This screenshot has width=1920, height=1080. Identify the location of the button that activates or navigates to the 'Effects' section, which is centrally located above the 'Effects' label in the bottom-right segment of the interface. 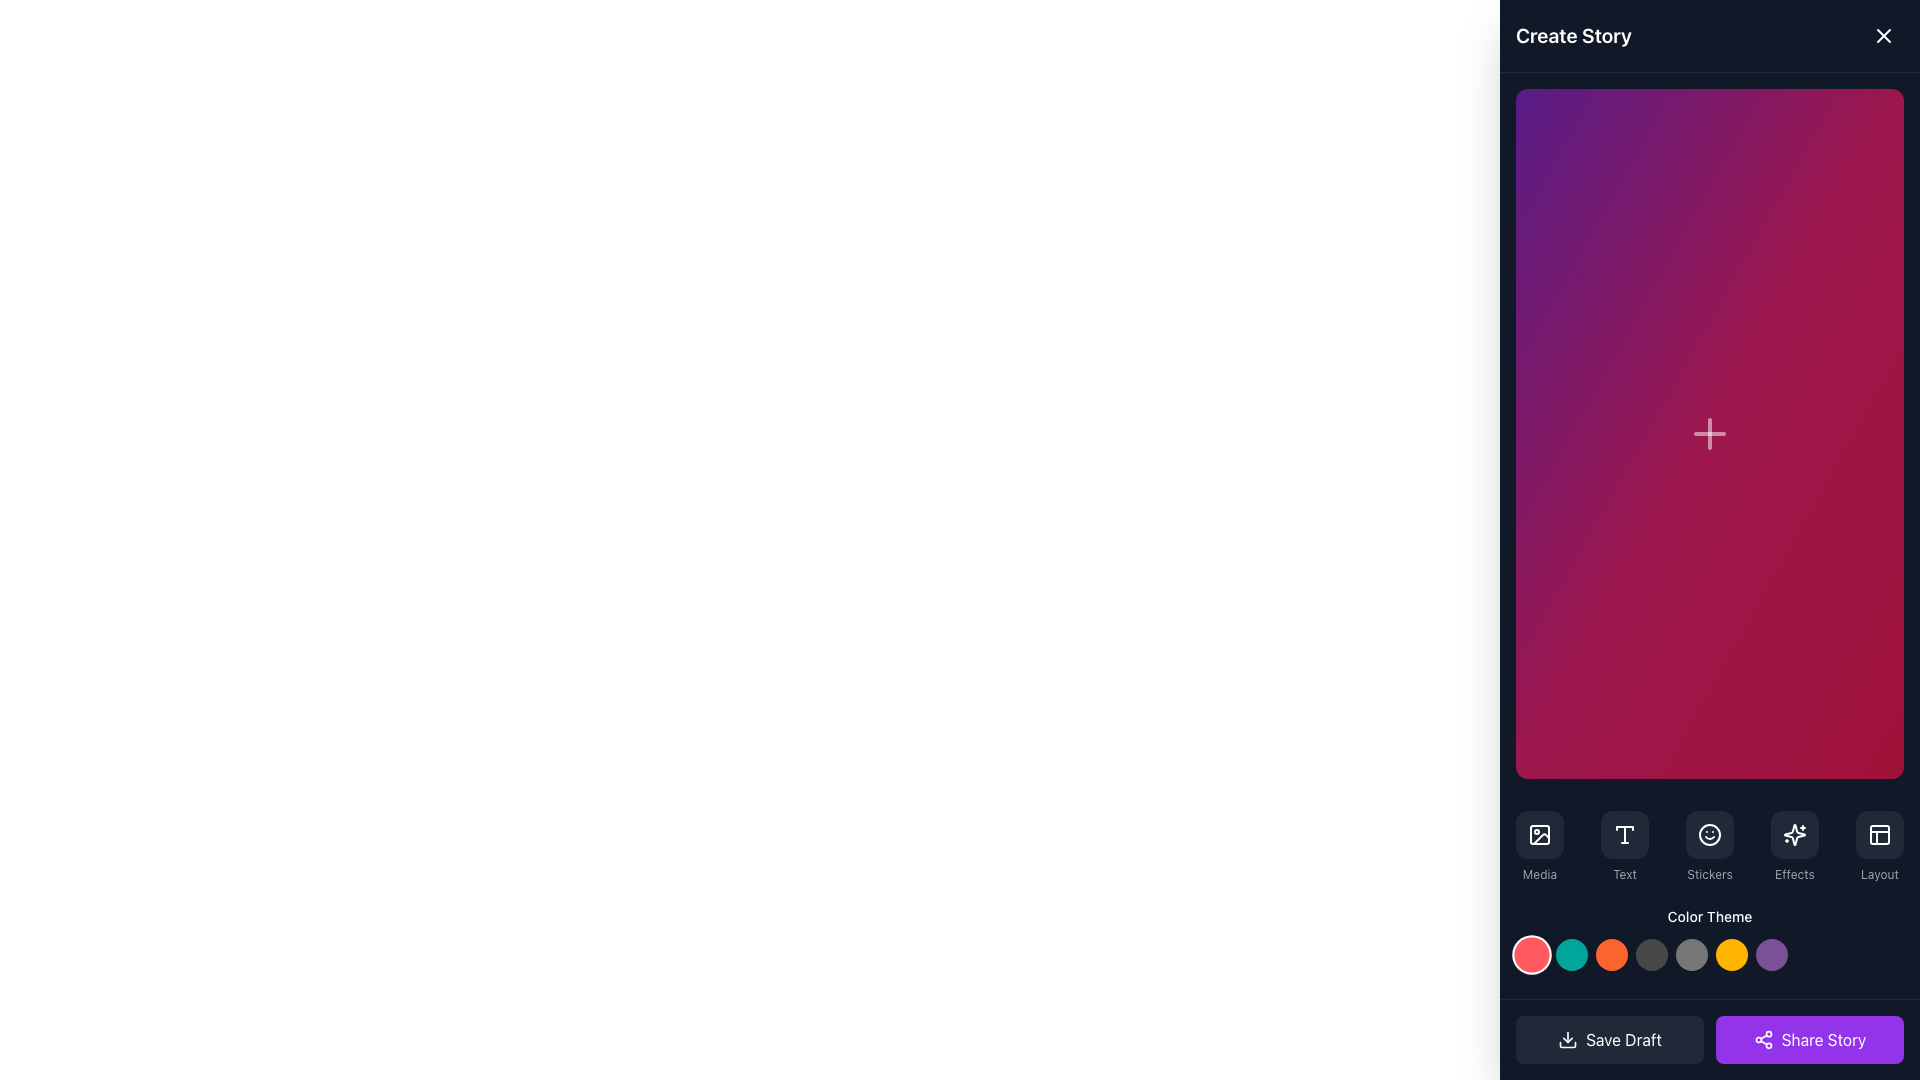
(1795, 833).